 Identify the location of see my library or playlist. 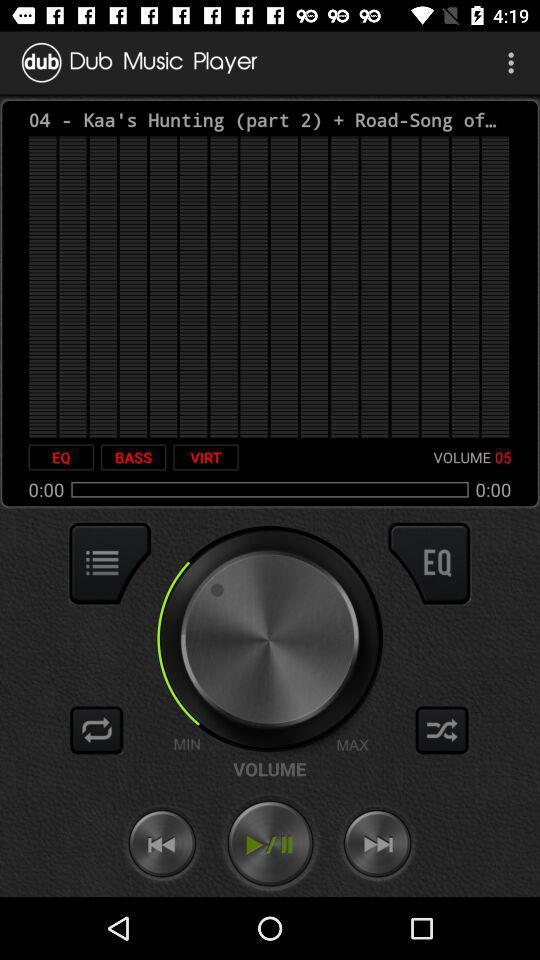
(110, 563).